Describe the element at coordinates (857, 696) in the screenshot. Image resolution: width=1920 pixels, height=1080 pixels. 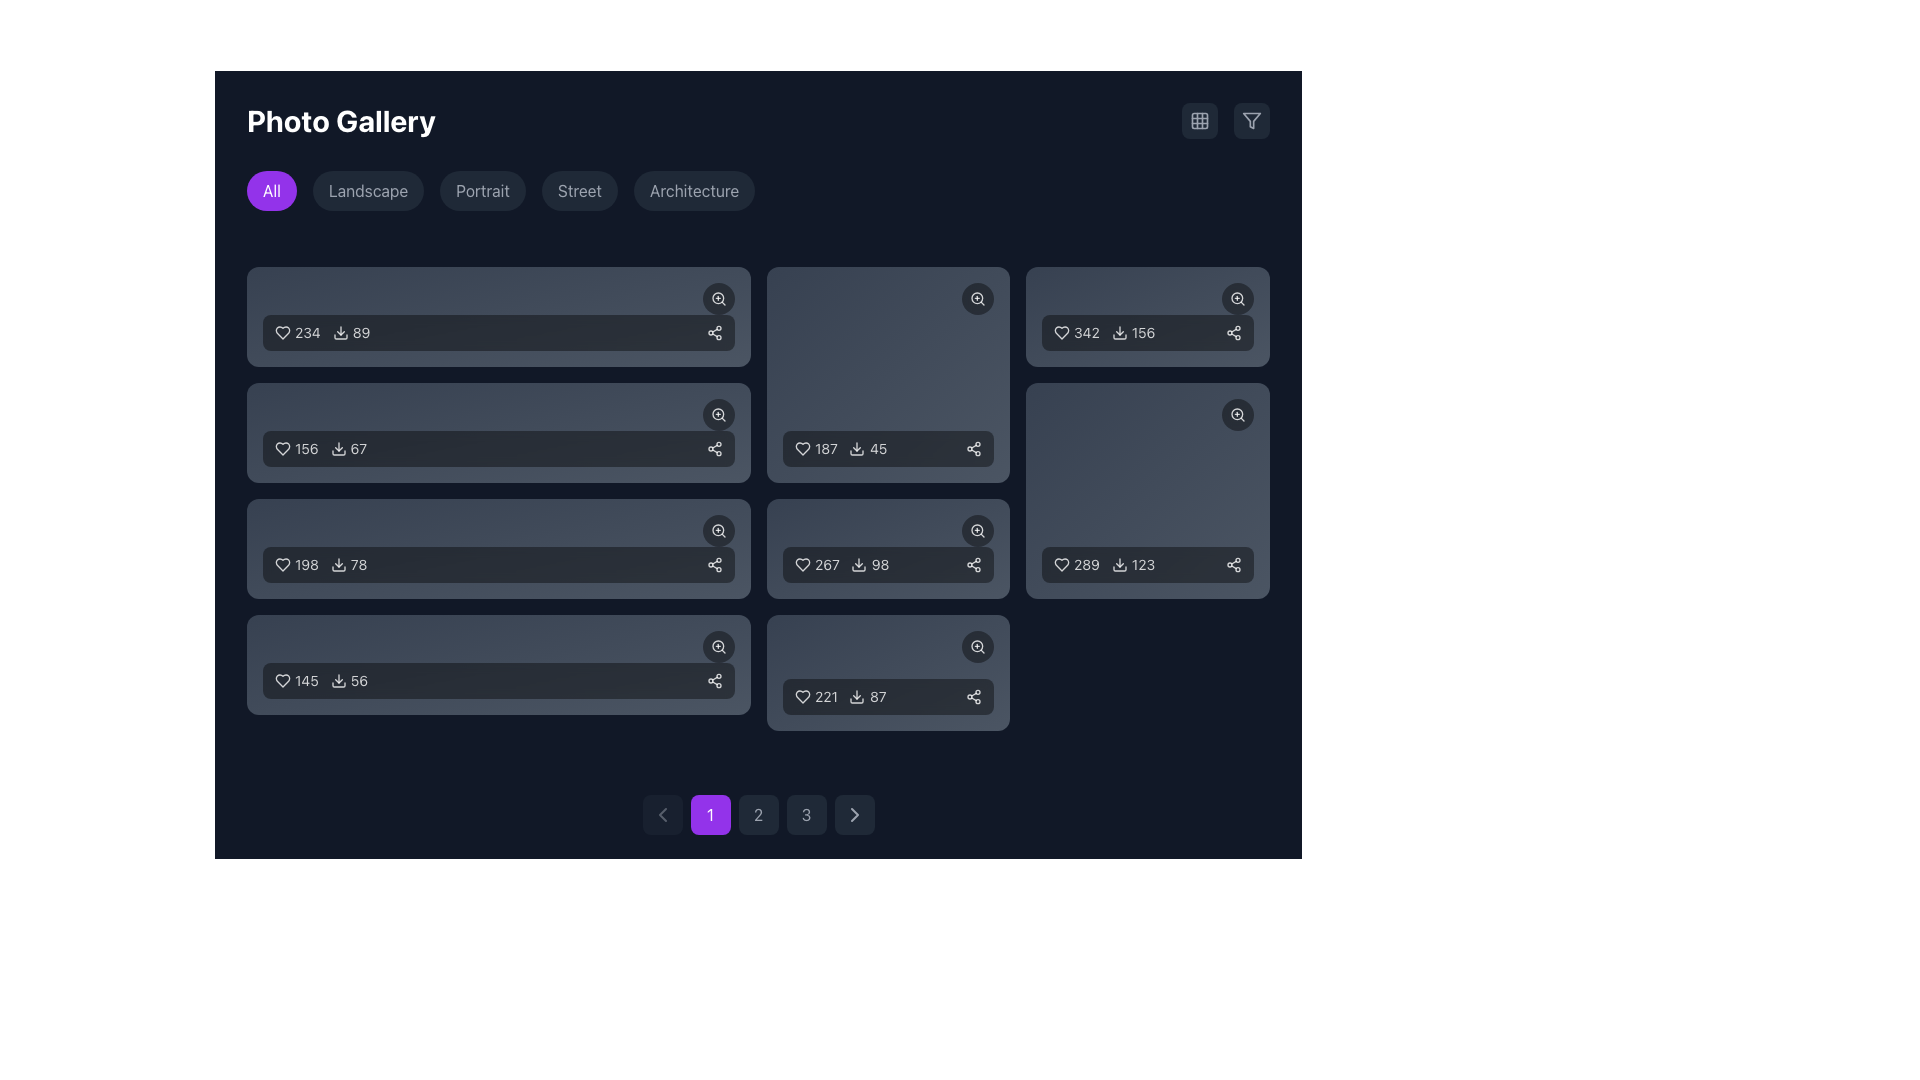
I see `the download icon, which has a white outline on a dark background, located at the bottom-left of a grid cell in the 'Photo Gallery' layout to initiate the download` at that location.